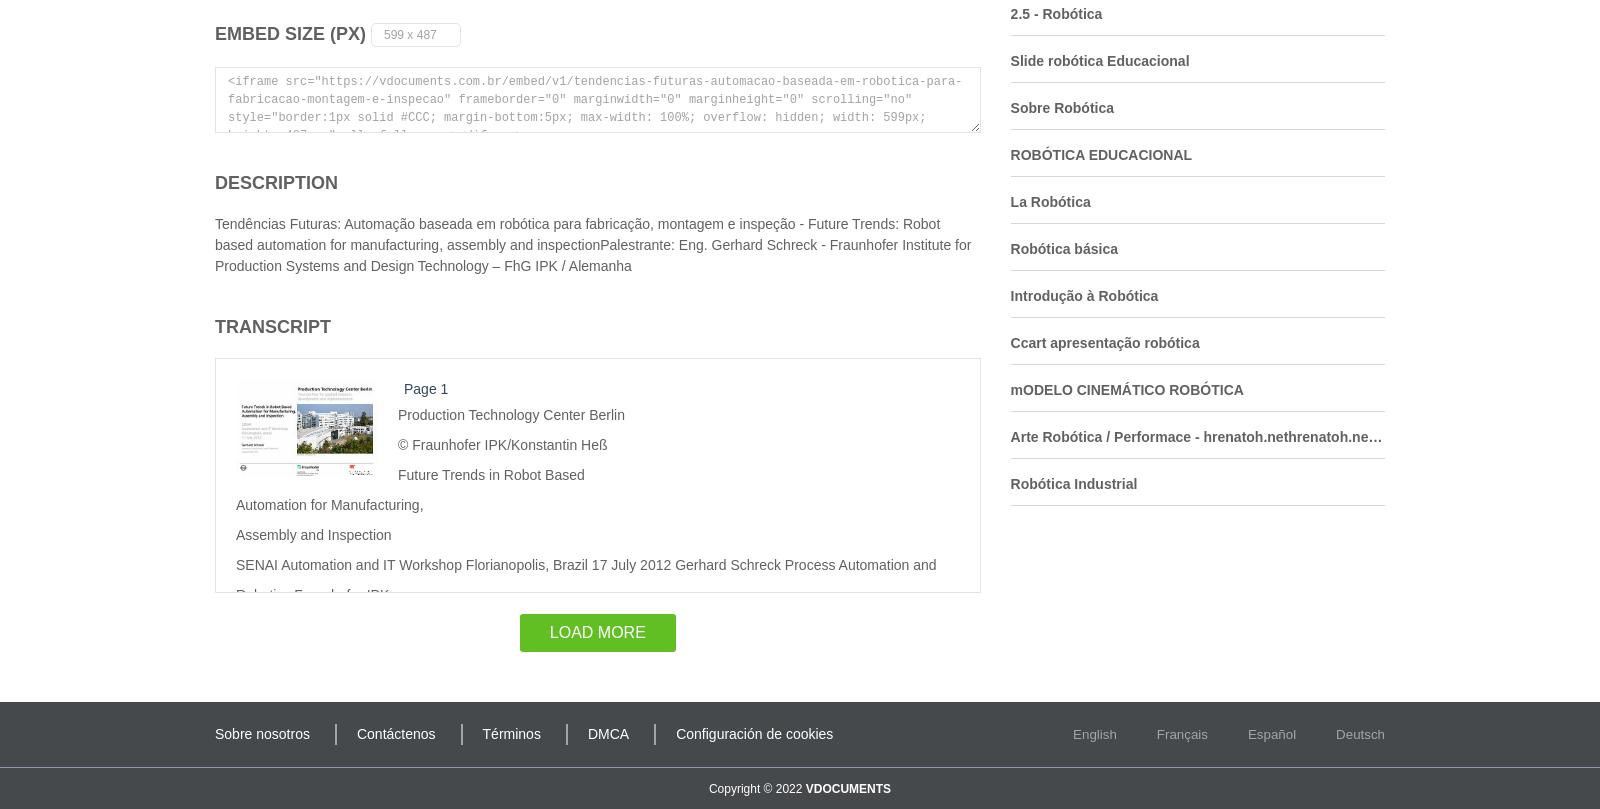  Describe the element at coordinates (236, 533) in the screenshot. I see `'Assembly and Inspection'` at that location.